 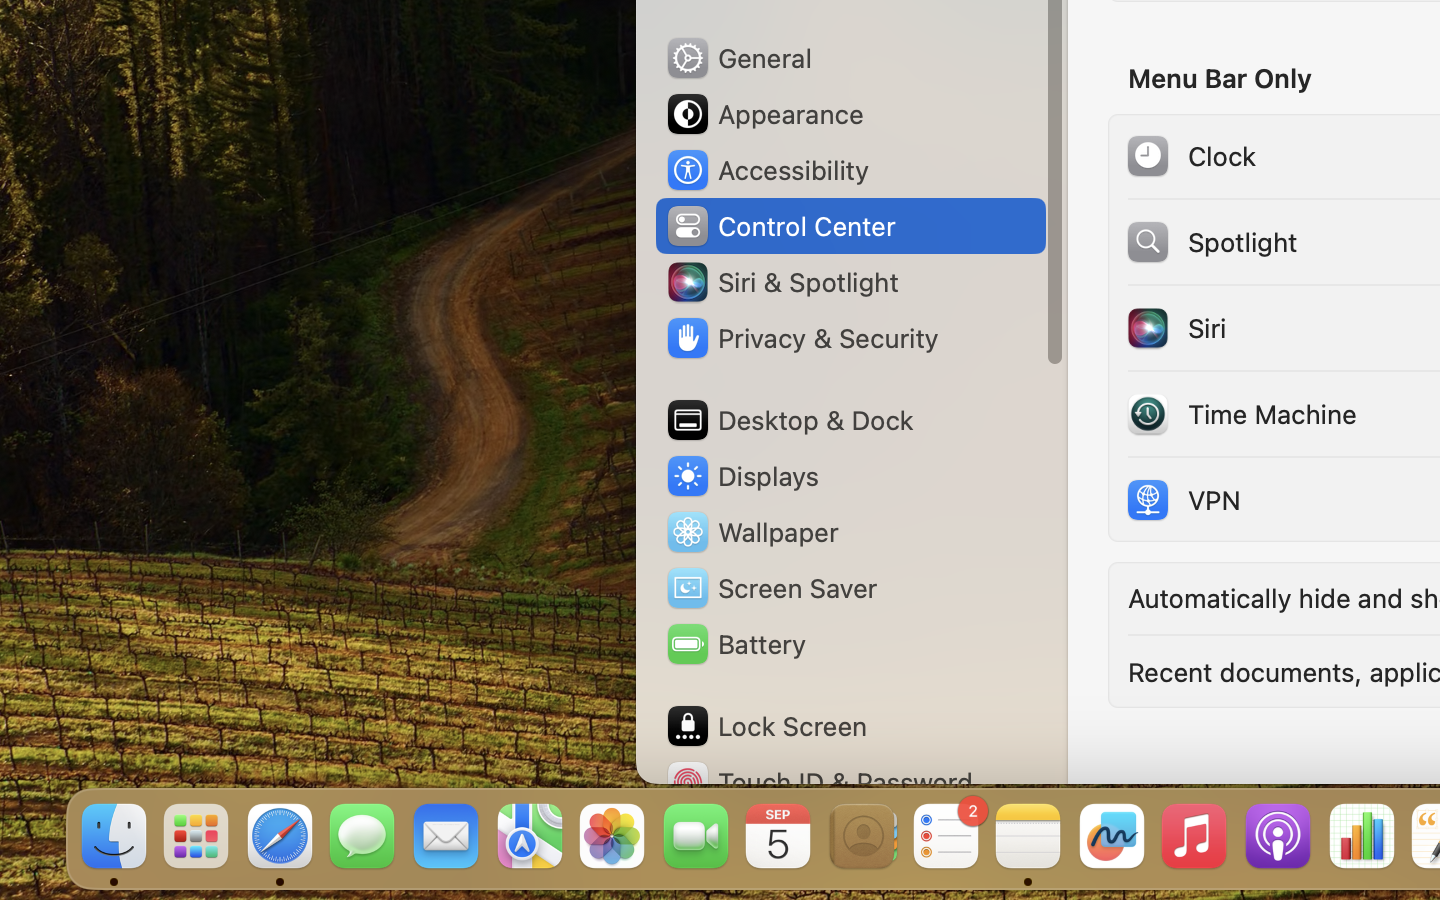 What do you see at coordinates (1190, 155) in the screenshot?
I see `'Clock'` at bounding box center [1190, 155].